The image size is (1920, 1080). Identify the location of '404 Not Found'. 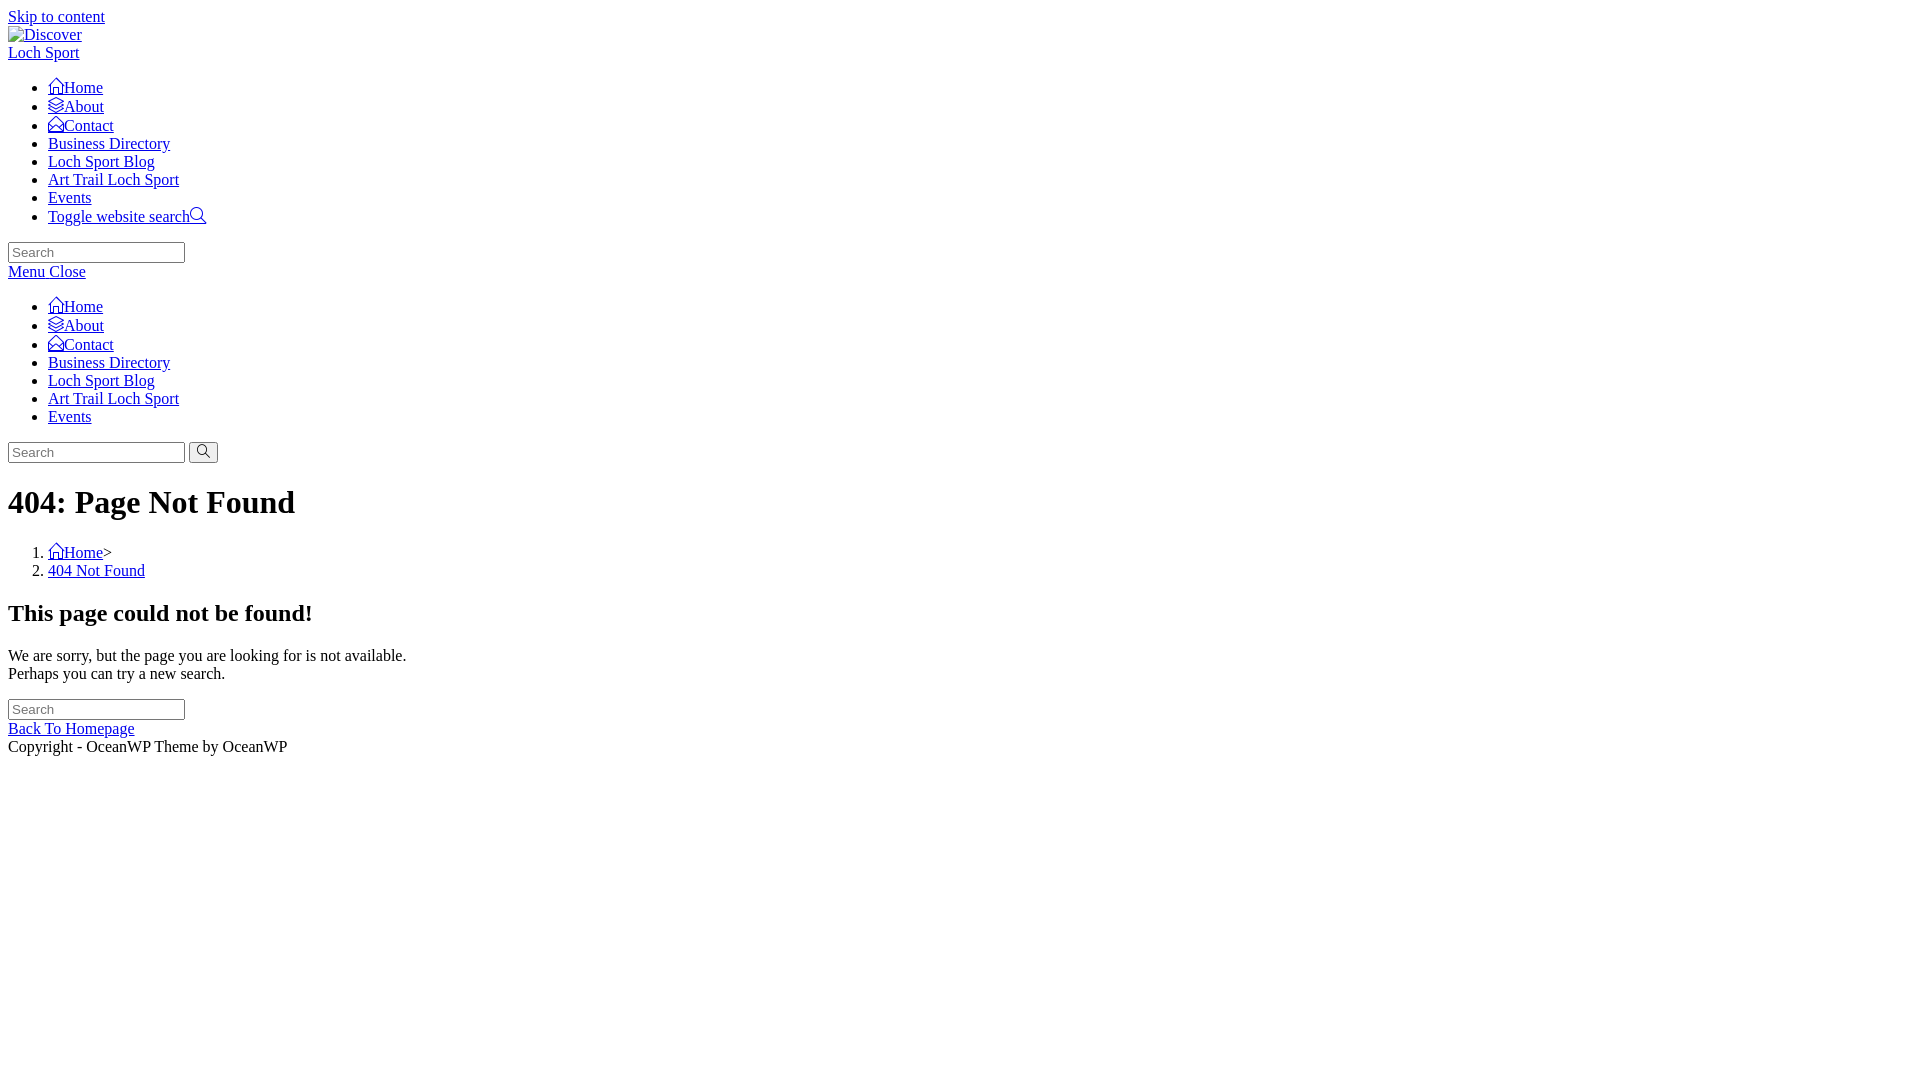
(95, 570).